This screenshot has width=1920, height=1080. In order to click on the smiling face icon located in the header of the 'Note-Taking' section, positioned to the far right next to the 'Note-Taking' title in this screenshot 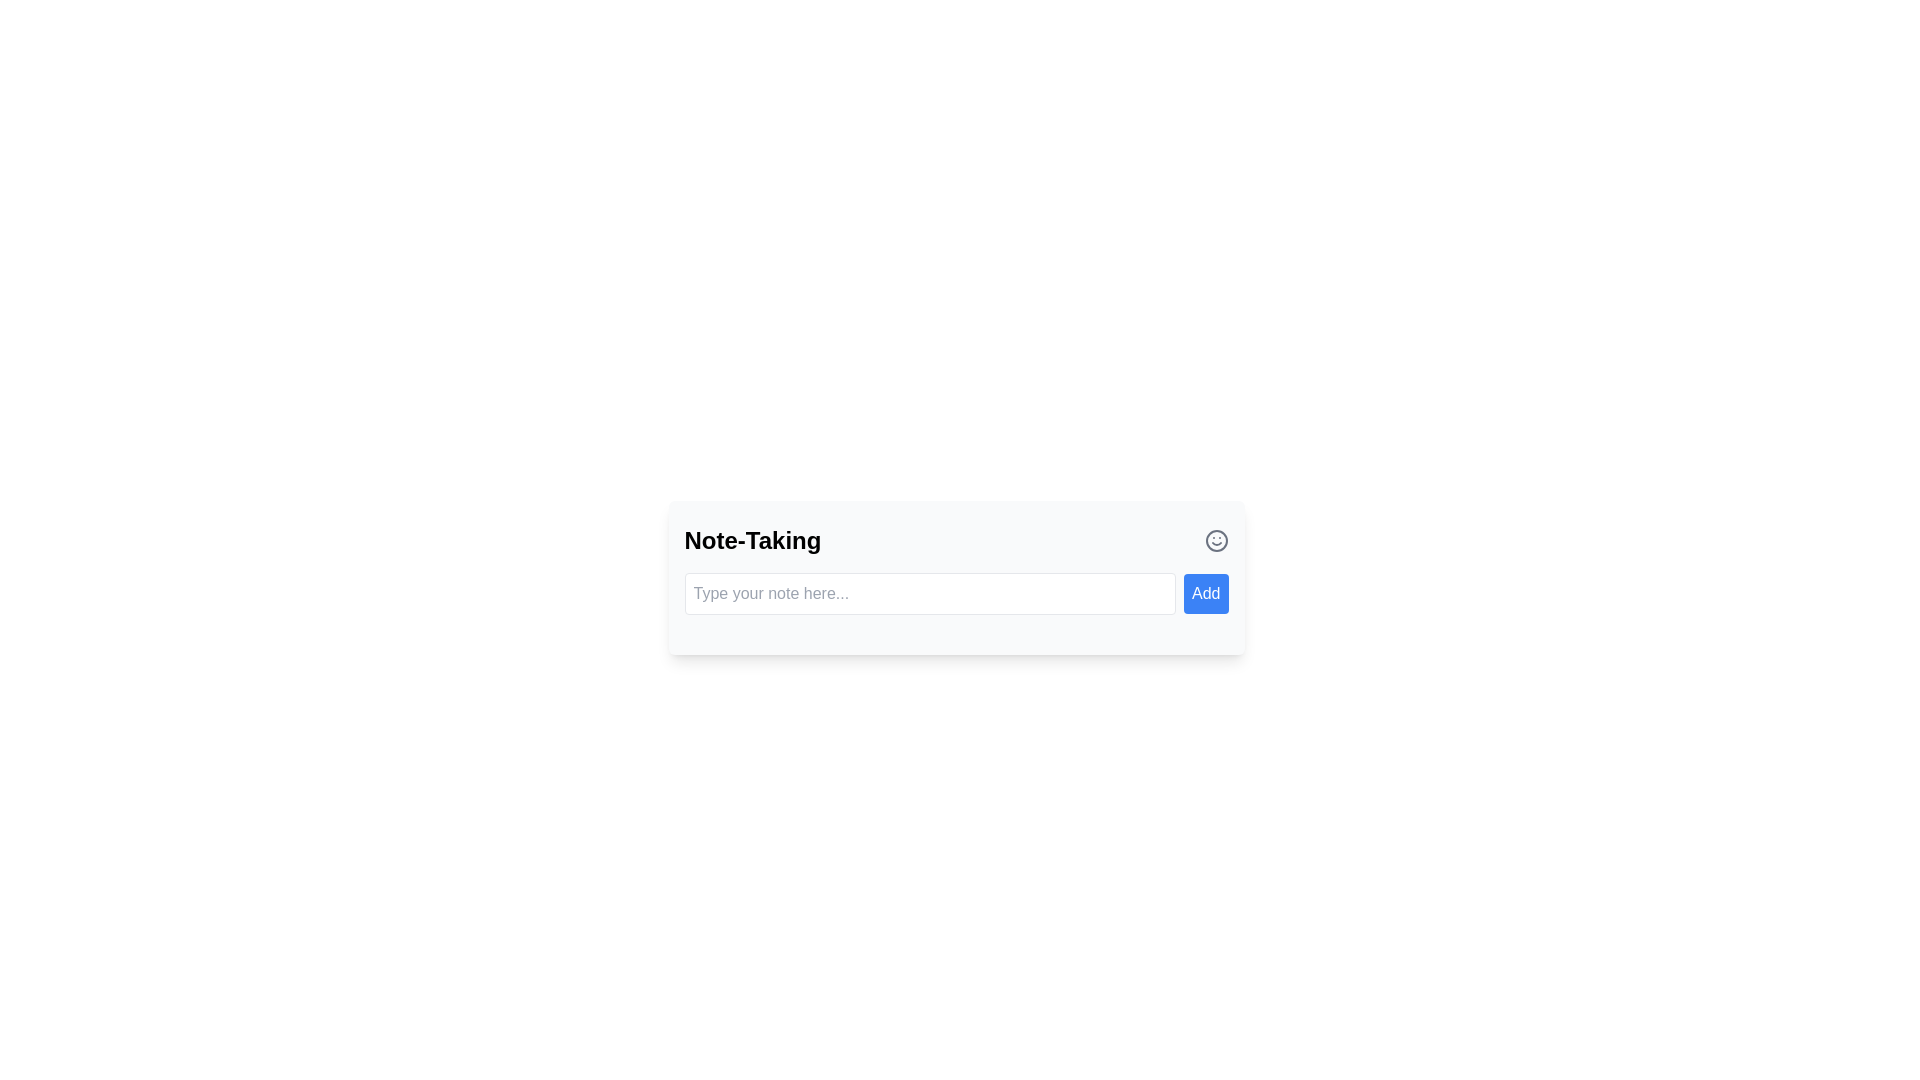, I will do `click(1215, 540)`.